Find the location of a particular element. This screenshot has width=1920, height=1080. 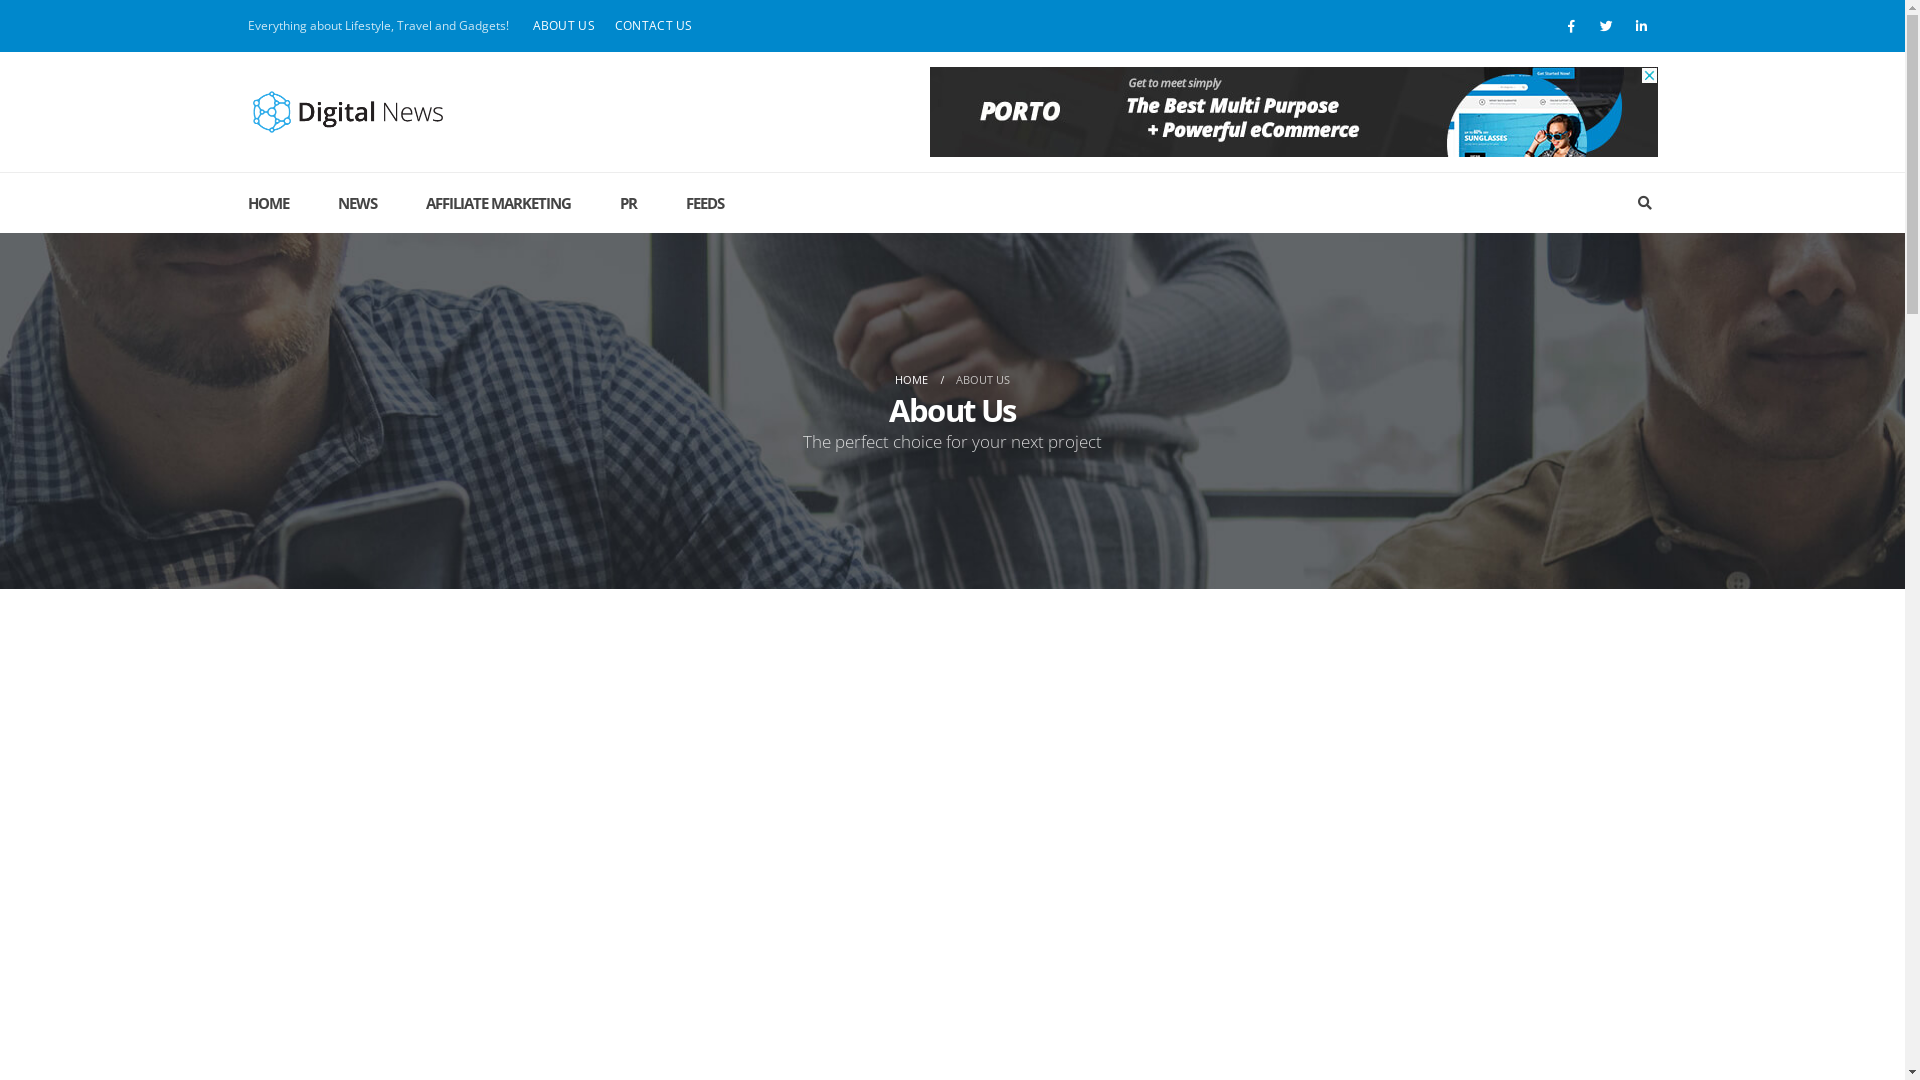

'Twitter' is located at coordinates (1607, 26).